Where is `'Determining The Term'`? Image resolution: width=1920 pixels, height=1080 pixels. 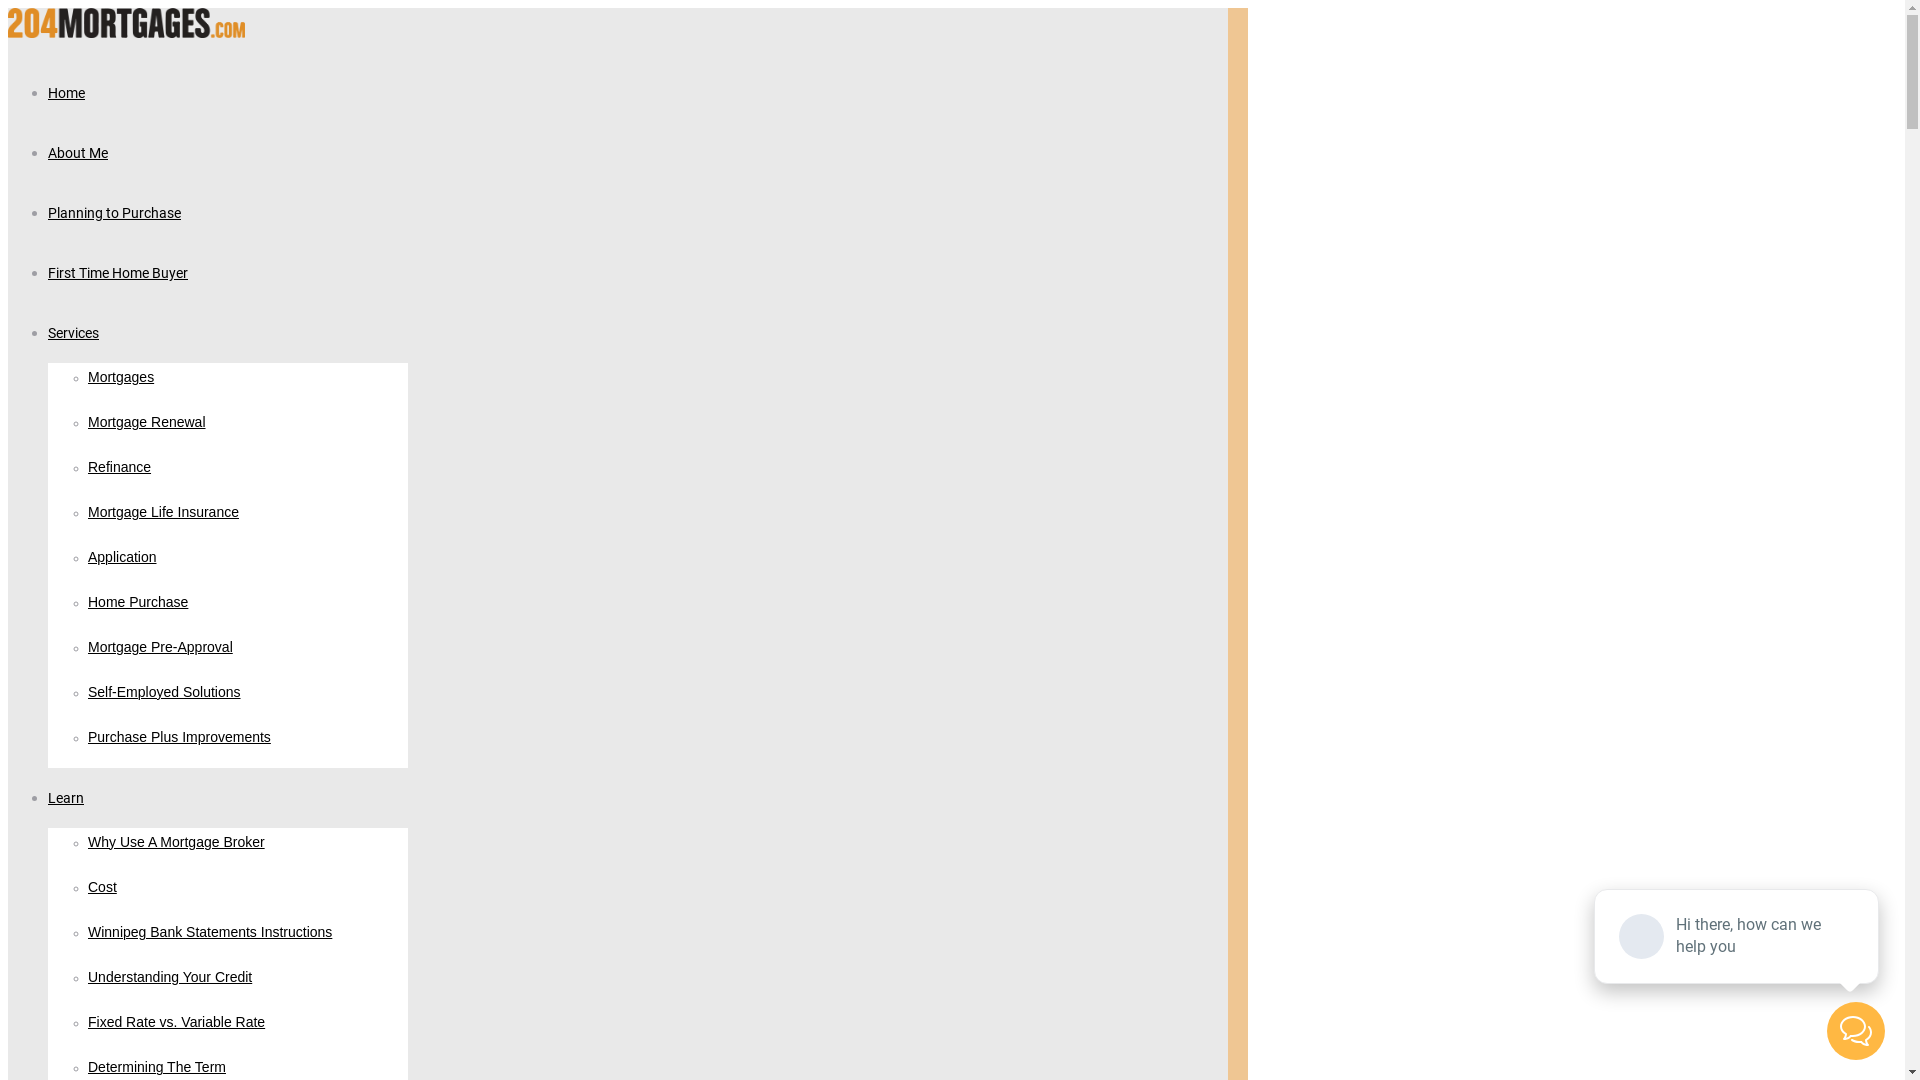
'Determining The Term' is located at coordinates (156, 1067).